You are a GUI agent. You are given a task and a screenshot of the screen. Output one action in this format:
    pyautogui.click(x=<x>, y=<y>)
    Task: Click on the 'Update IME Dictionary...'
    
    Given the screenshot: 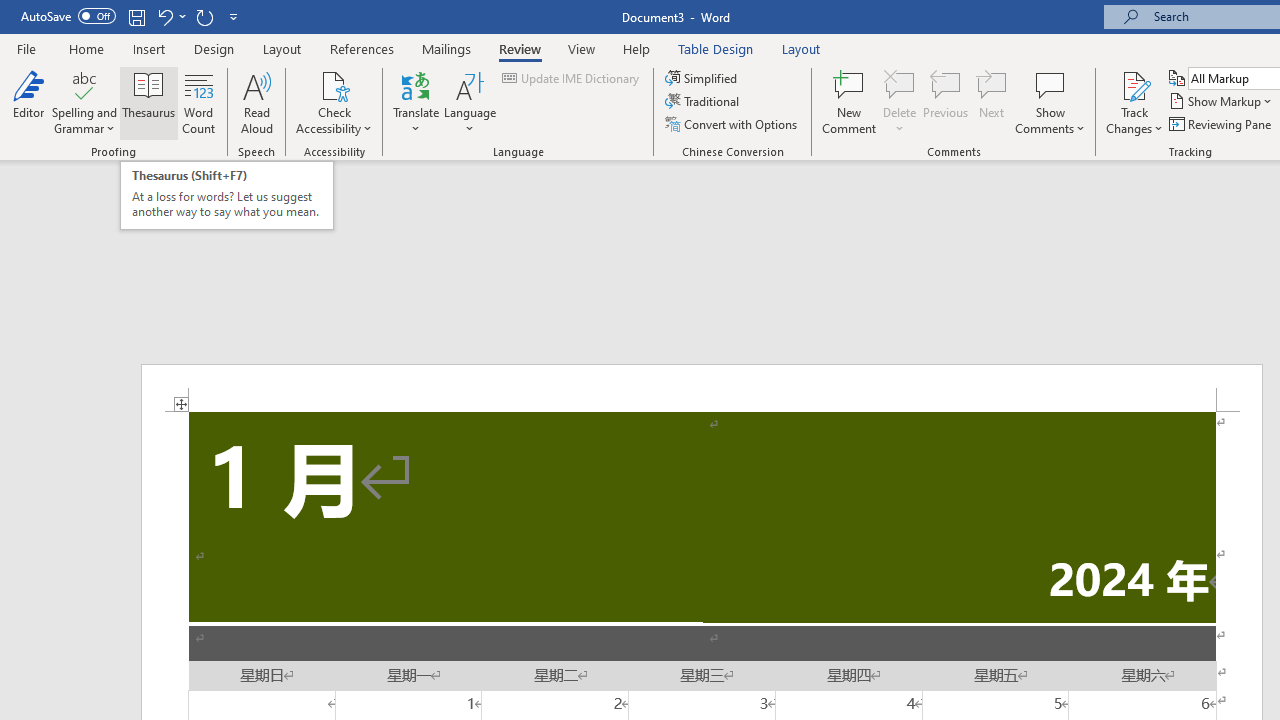 What is the action you would take?
    pyautogui.click(x=571, y=77)
    